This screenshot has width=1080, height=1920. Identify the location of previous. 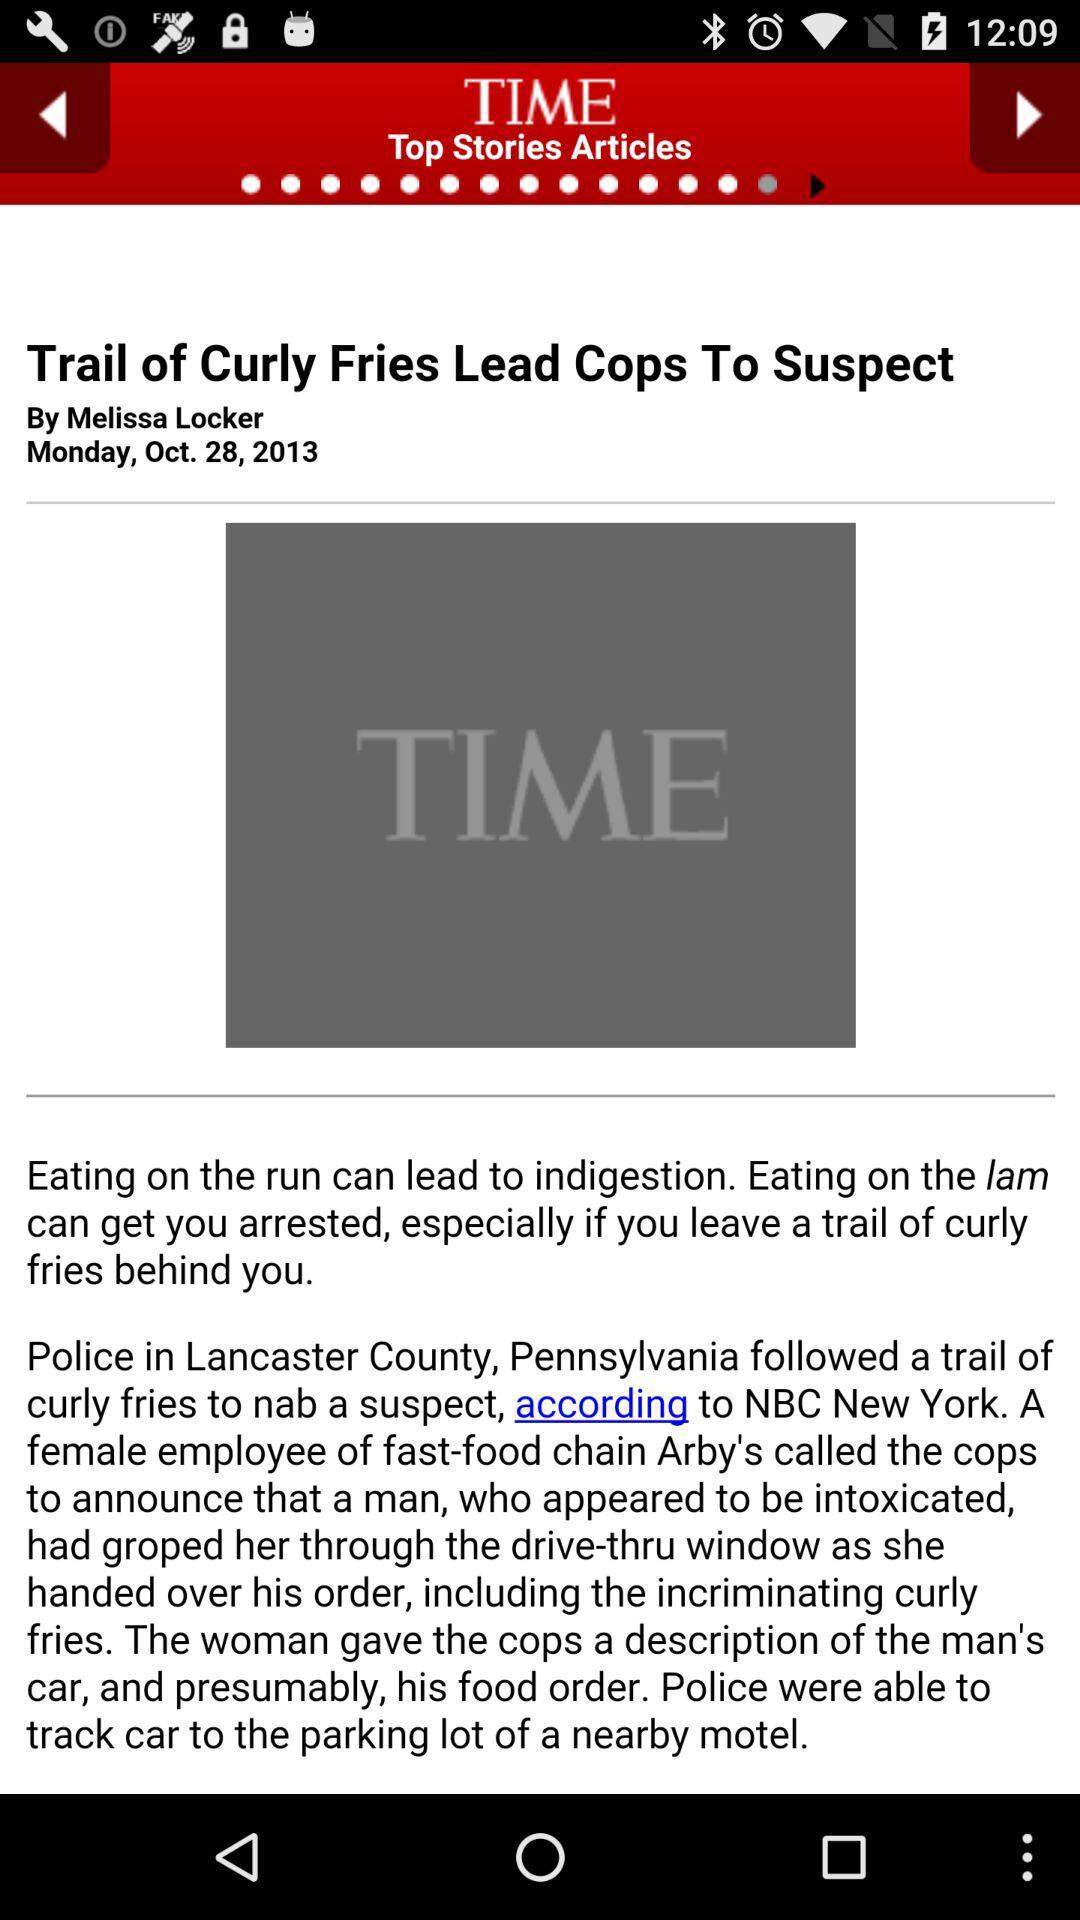
(54, 117).